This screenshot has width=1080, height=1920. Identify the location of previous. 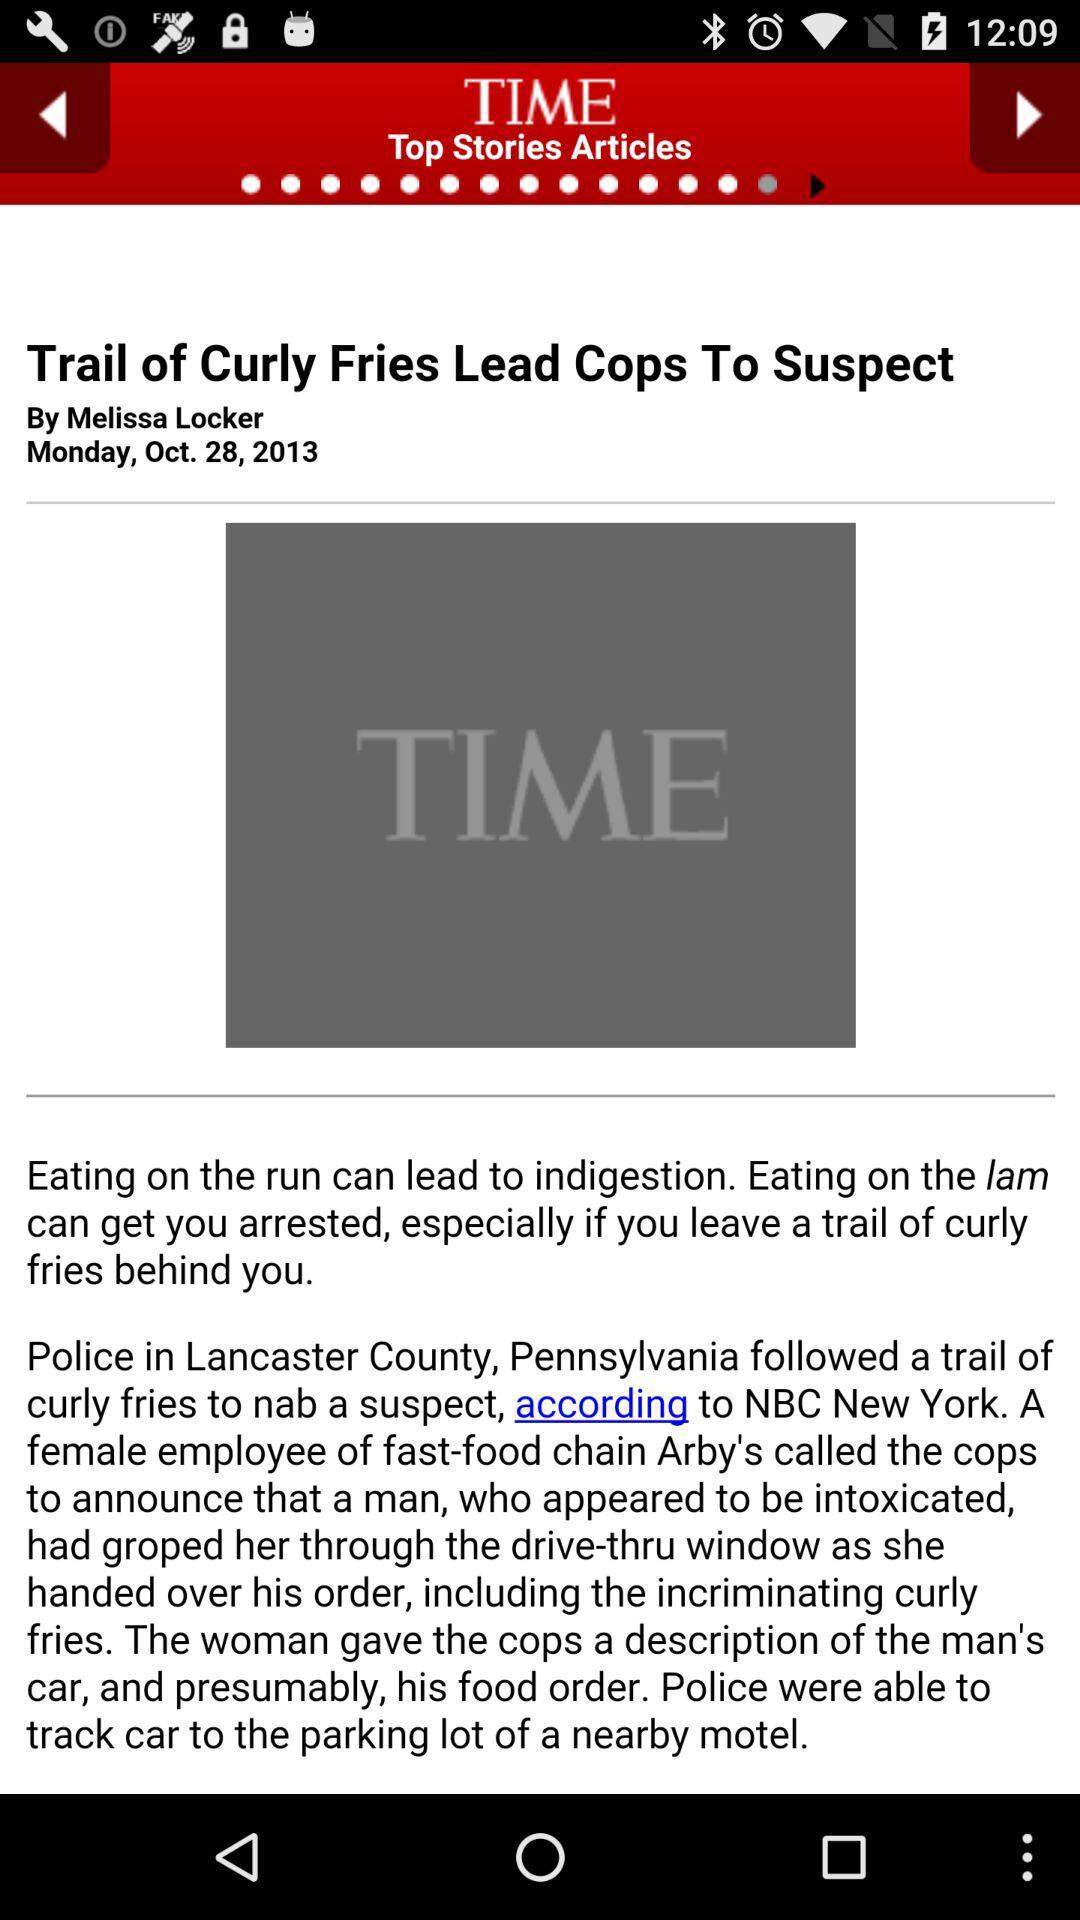
(54, 117).